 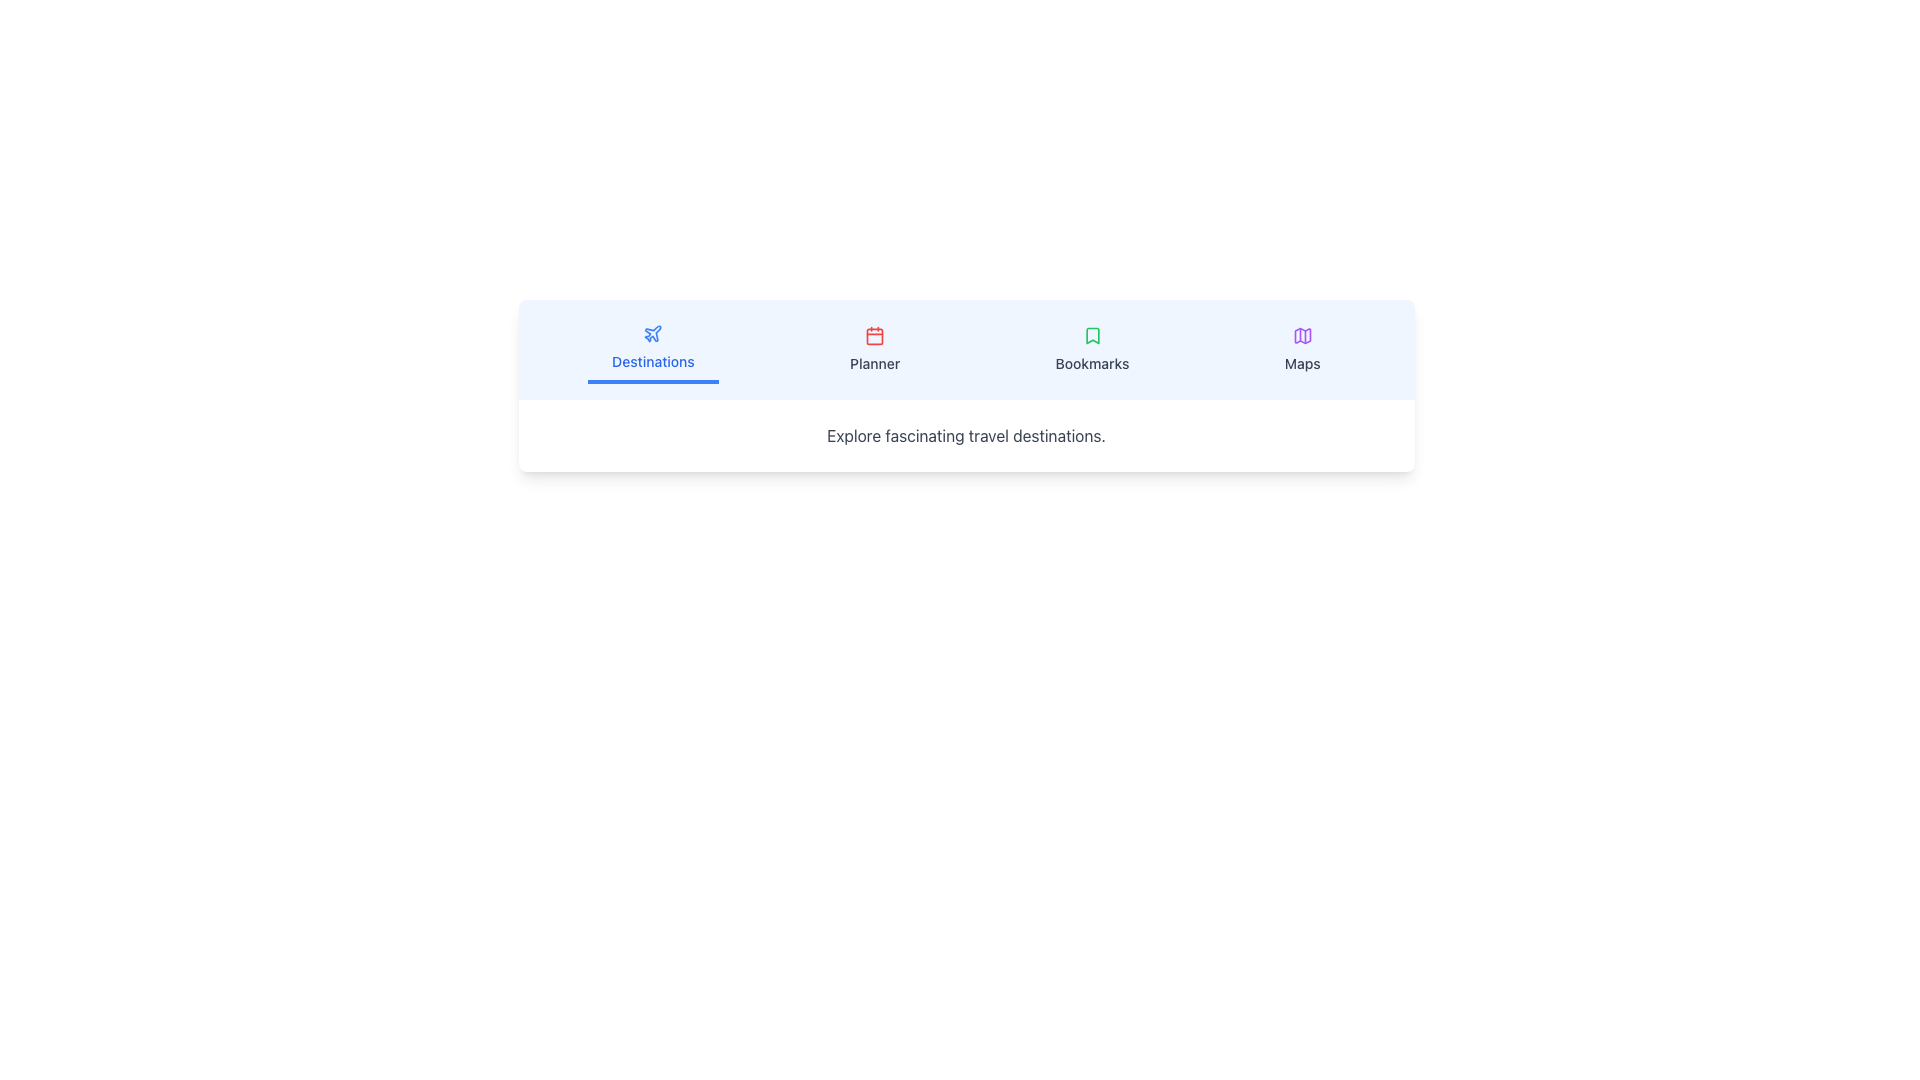 What do you see at coordinates (1091, 334) in the screenshot?
I see `the 'Bookmarks' icon in the navigation bar, which is the third icon from the left and positioned above the 'Bookmarks' text label` at bounding box center [1091, 334].